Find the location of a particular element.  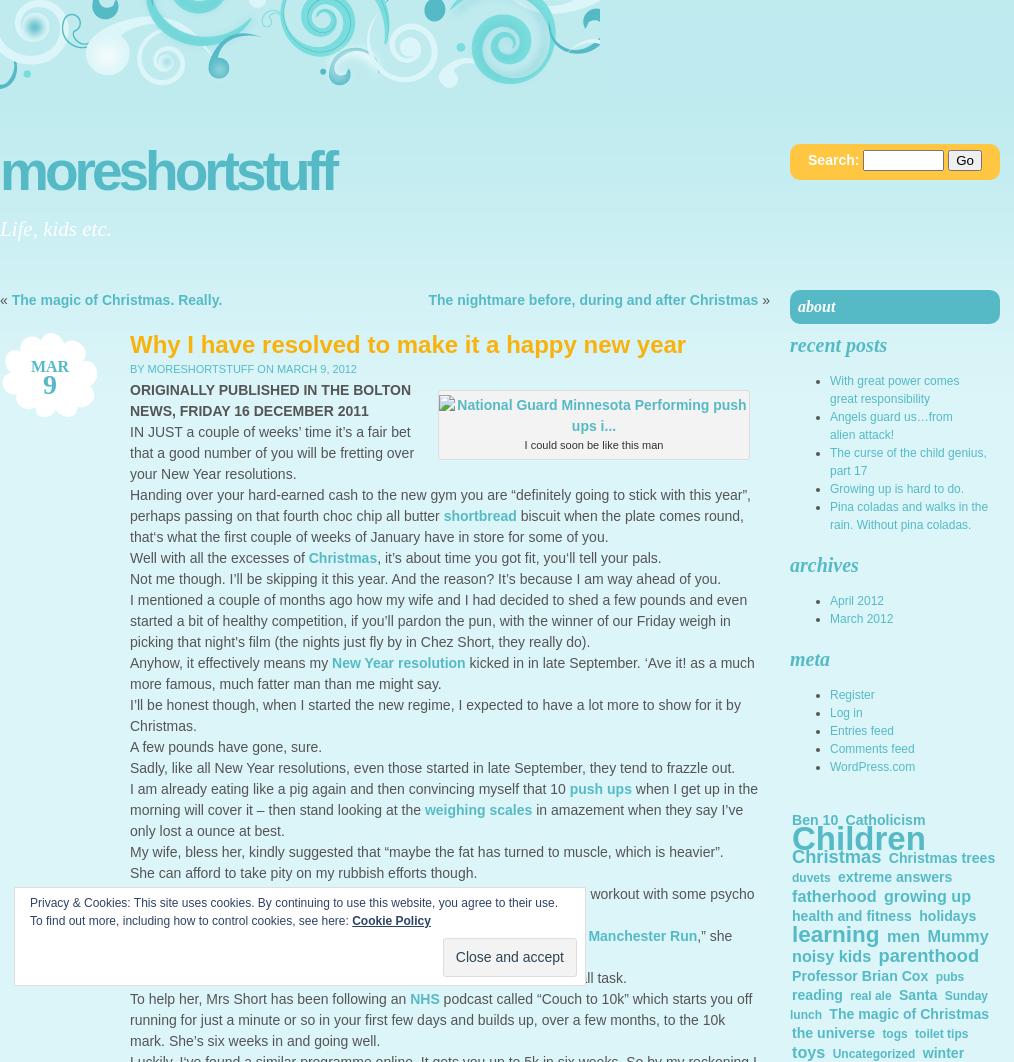

'Archives' is located at coordinates (823, 564).